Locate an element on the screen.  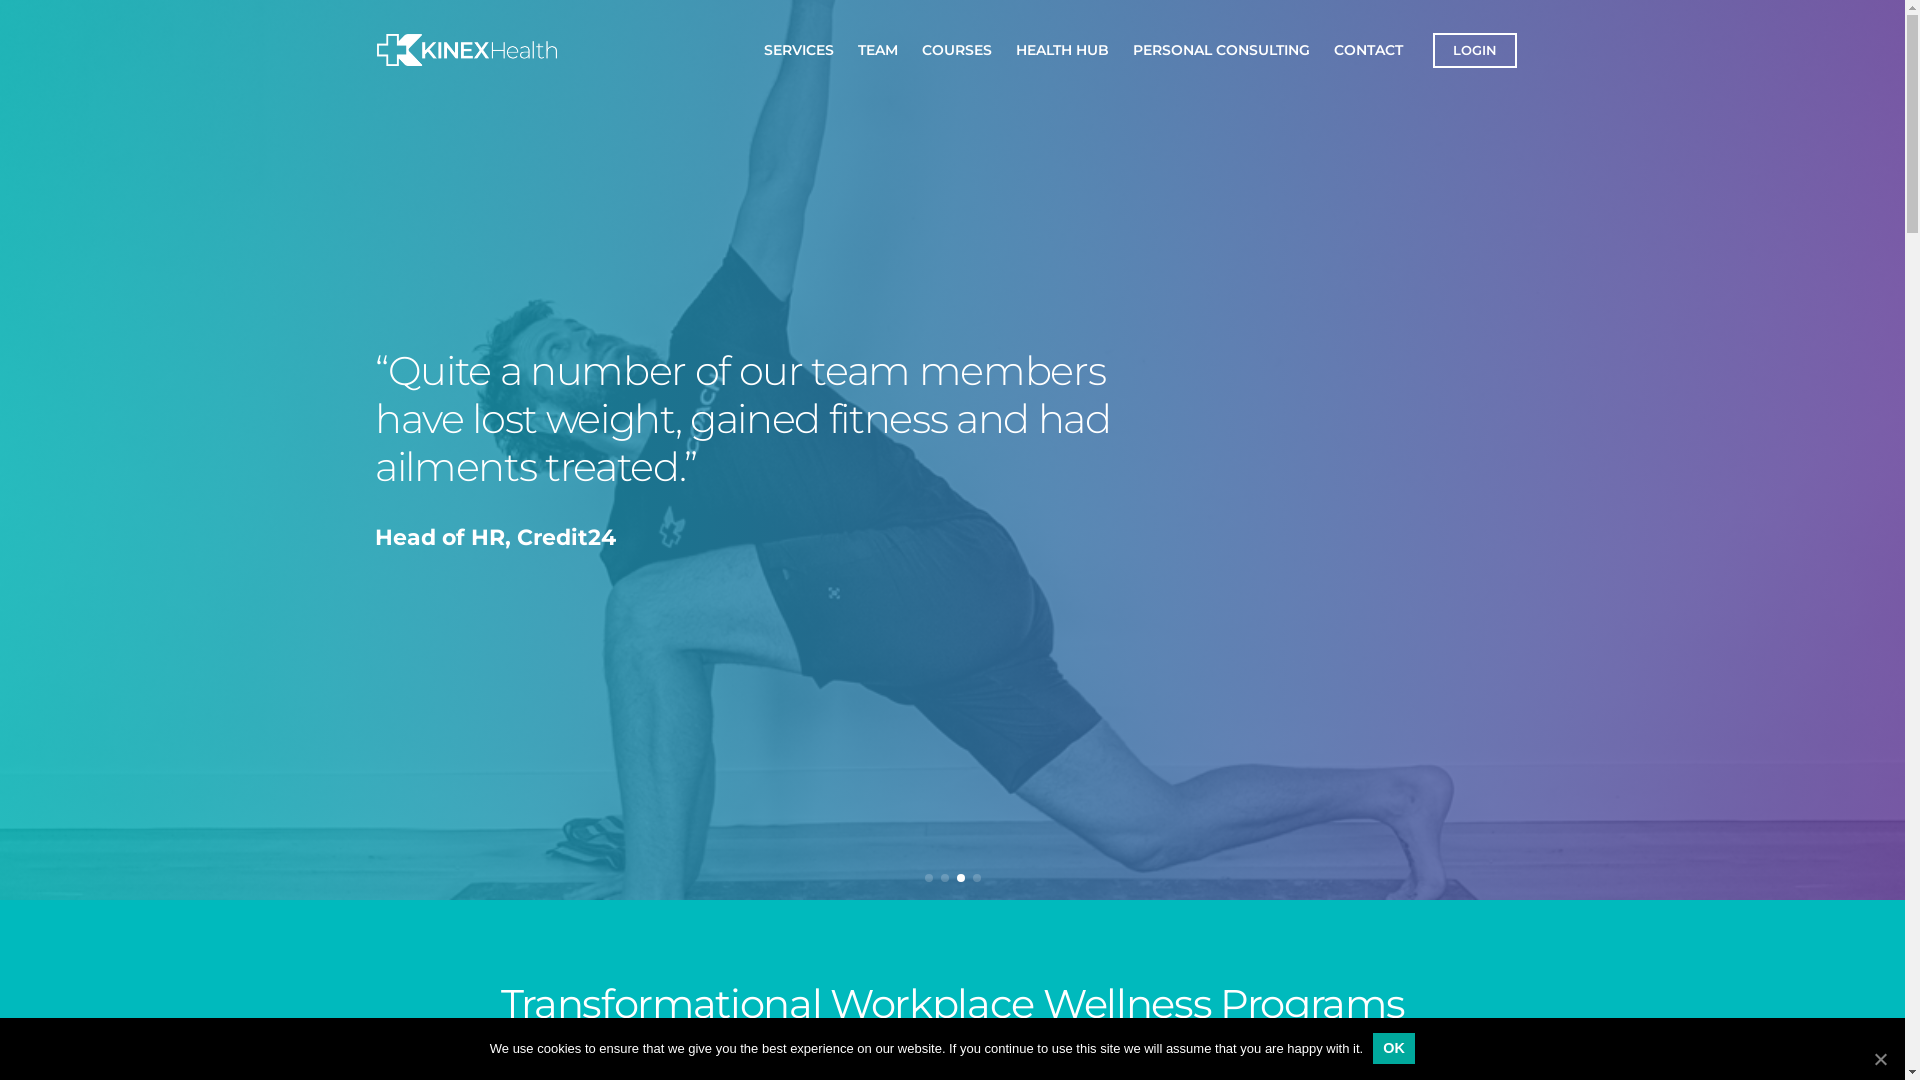
'Kinex Health' is located at coordinates (429, 75).